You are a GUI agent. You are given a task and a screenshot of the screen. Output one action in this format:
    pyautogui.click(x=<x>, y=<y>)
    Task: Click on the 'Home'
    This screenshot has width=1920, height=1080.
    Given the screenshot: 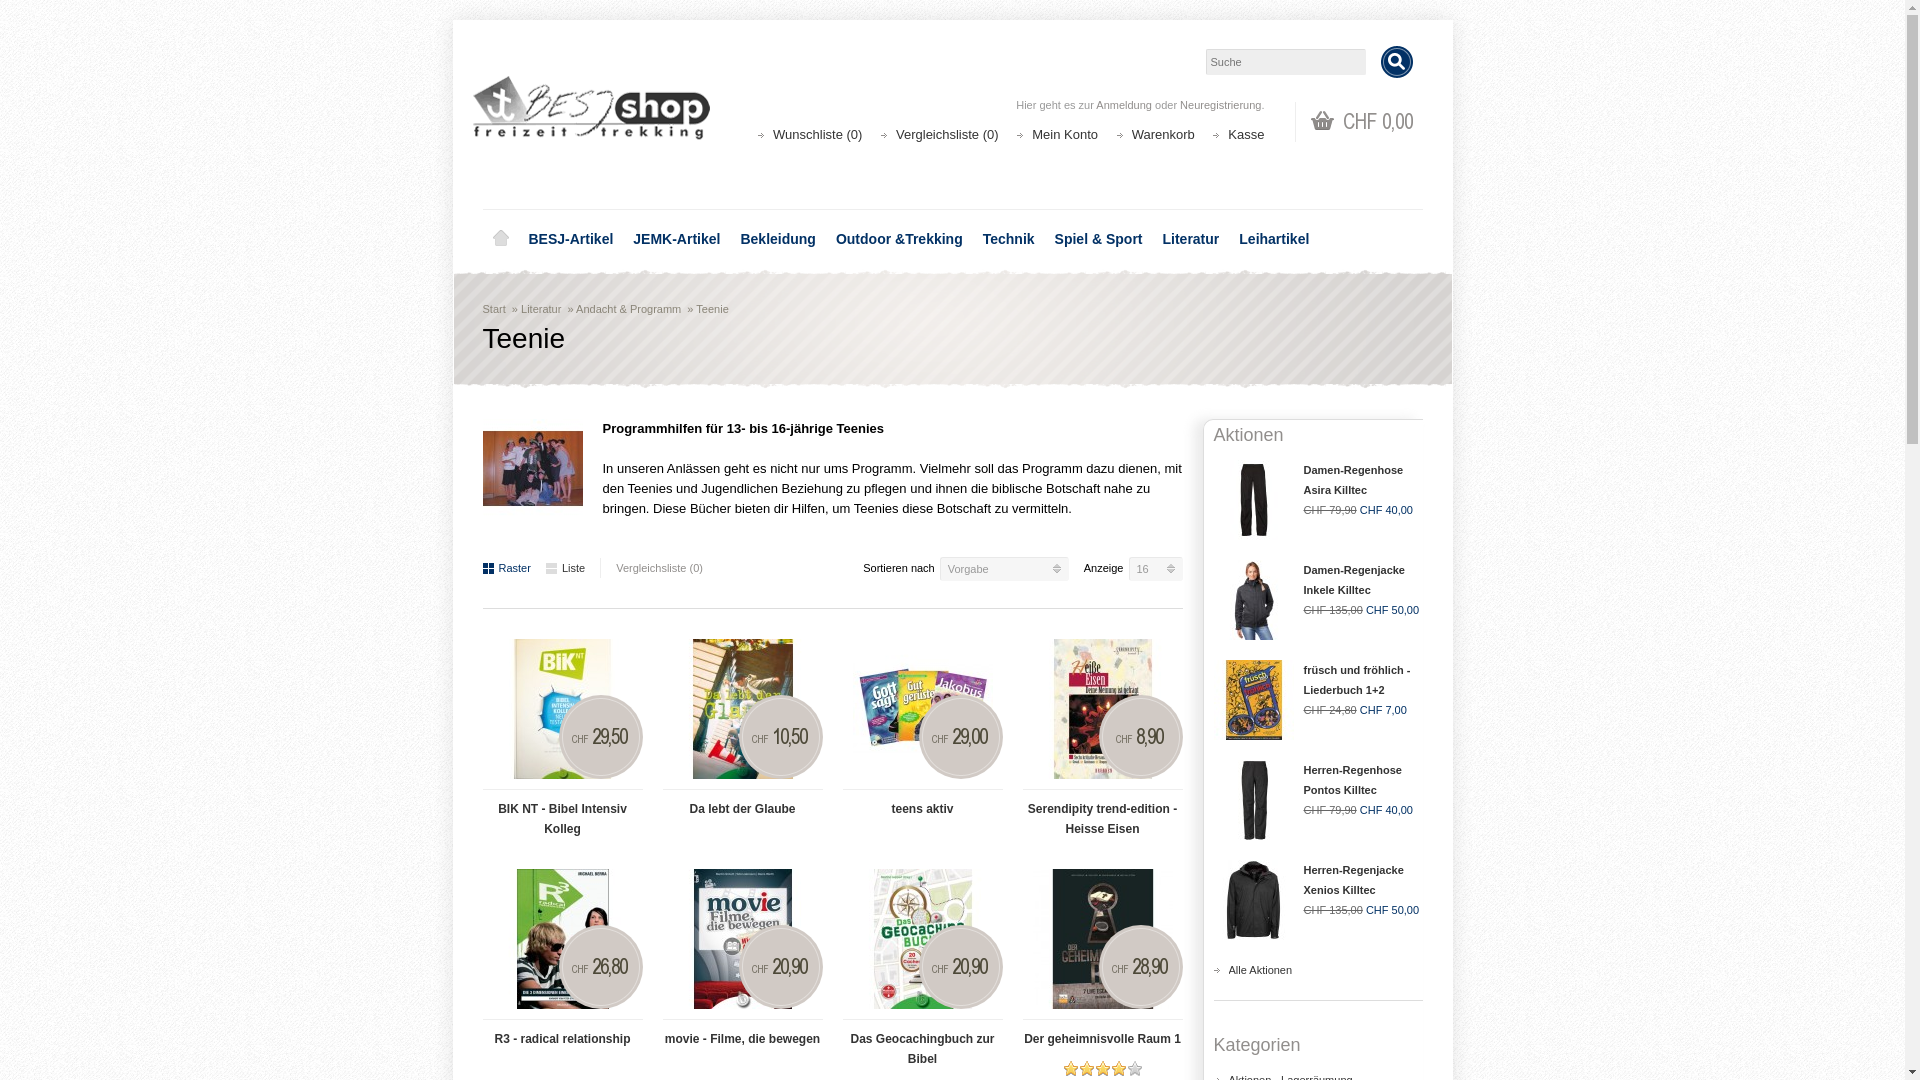 What is the action you would take?
    pyautogui.click(x=499, y=238)
    